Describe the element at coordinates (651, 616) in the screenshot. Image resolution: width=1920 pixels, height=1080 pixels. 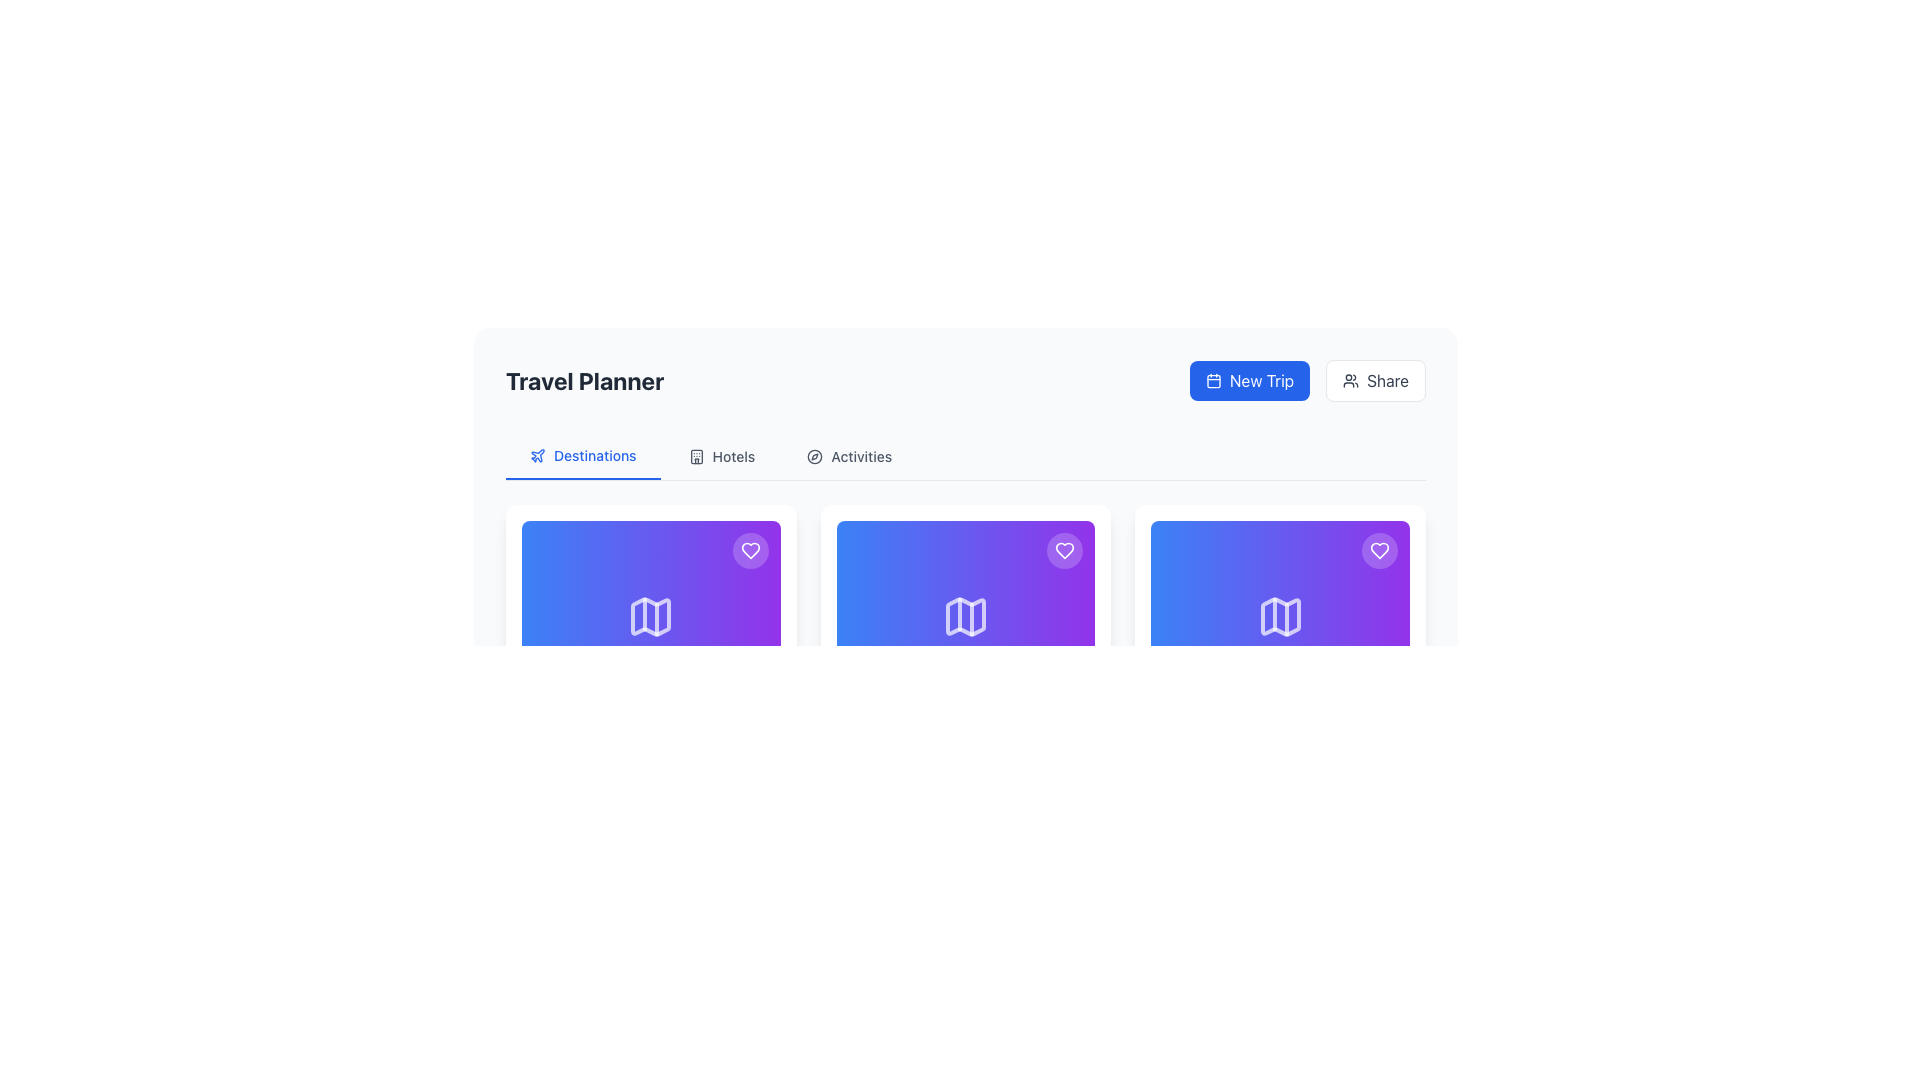
I see `the map-related Icon embedded within the first card under the 'Destinations' section` at that location.